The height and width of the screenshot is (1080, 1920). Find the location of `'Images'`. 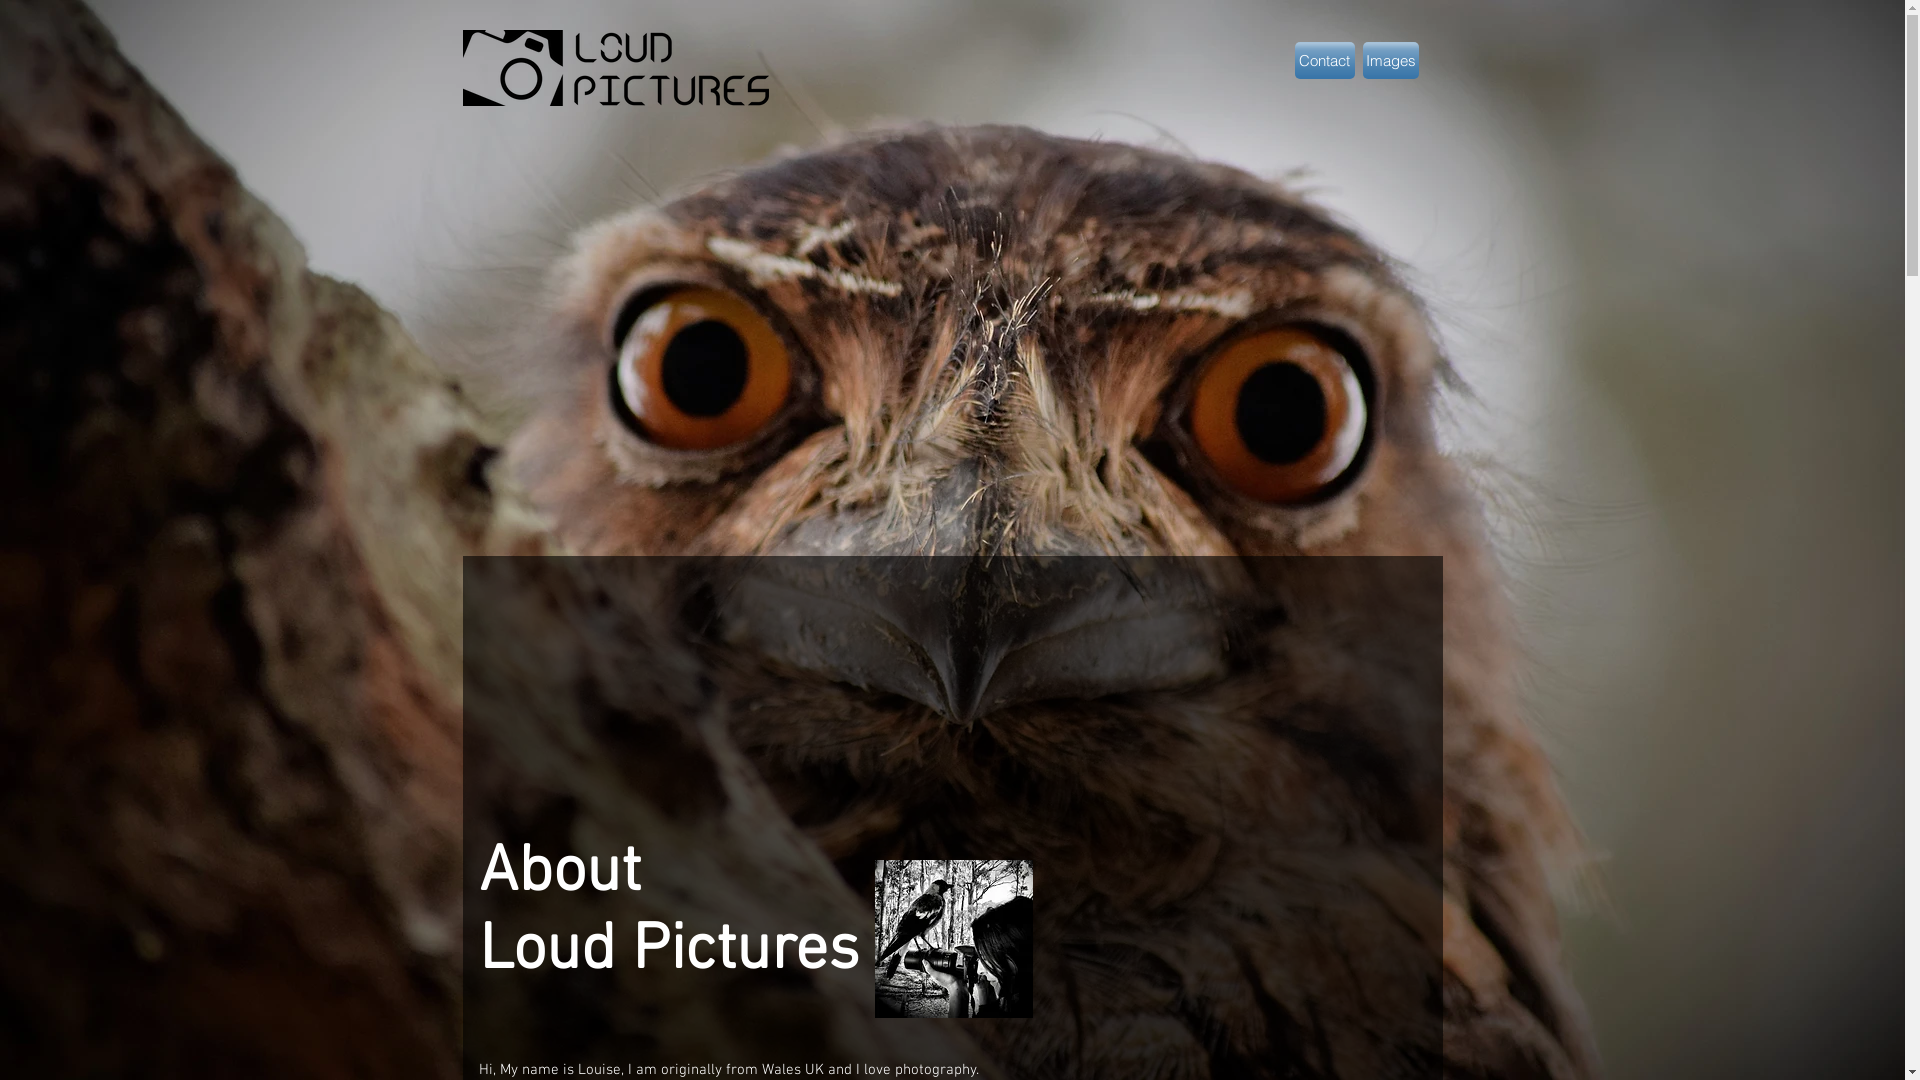

'Images' is located at coordinates (1389, 59).